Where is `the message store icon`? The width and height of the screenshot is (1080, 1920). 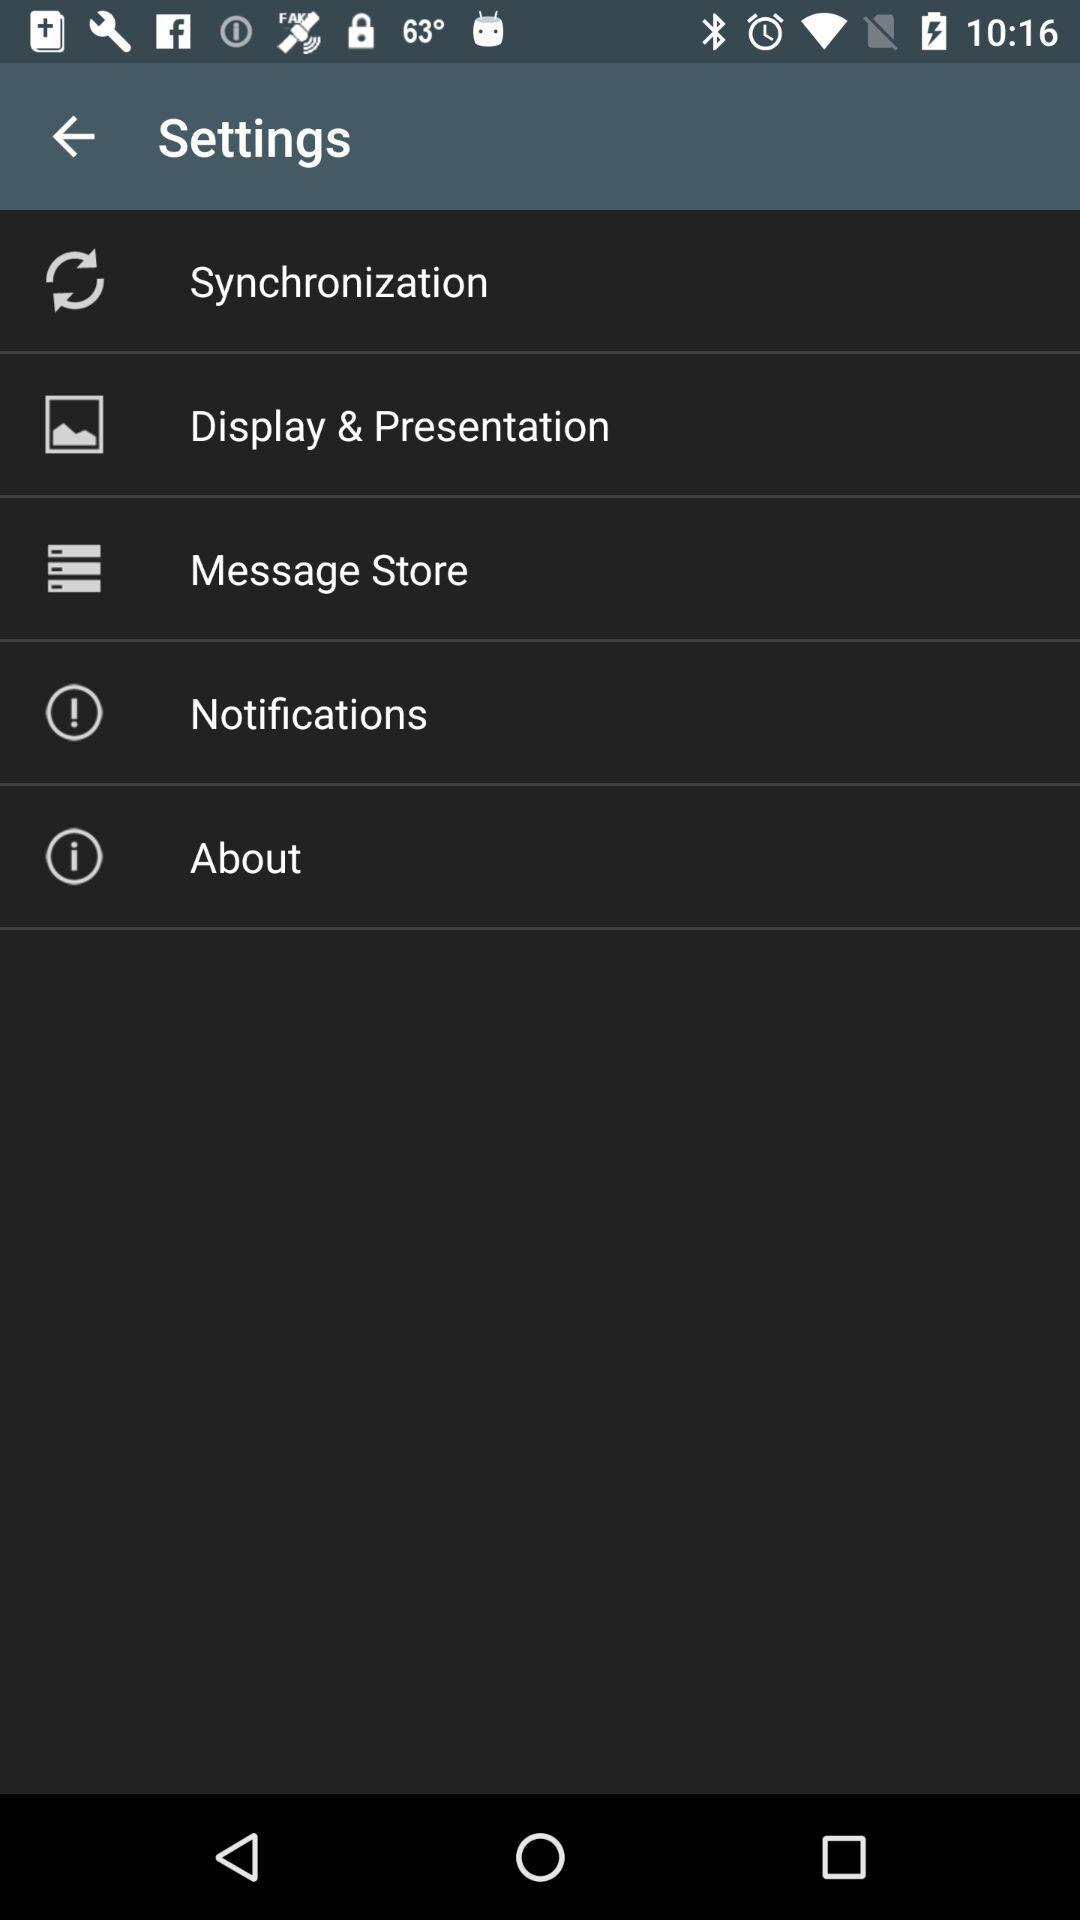
the message store icon is located at coordinates (328, 567).